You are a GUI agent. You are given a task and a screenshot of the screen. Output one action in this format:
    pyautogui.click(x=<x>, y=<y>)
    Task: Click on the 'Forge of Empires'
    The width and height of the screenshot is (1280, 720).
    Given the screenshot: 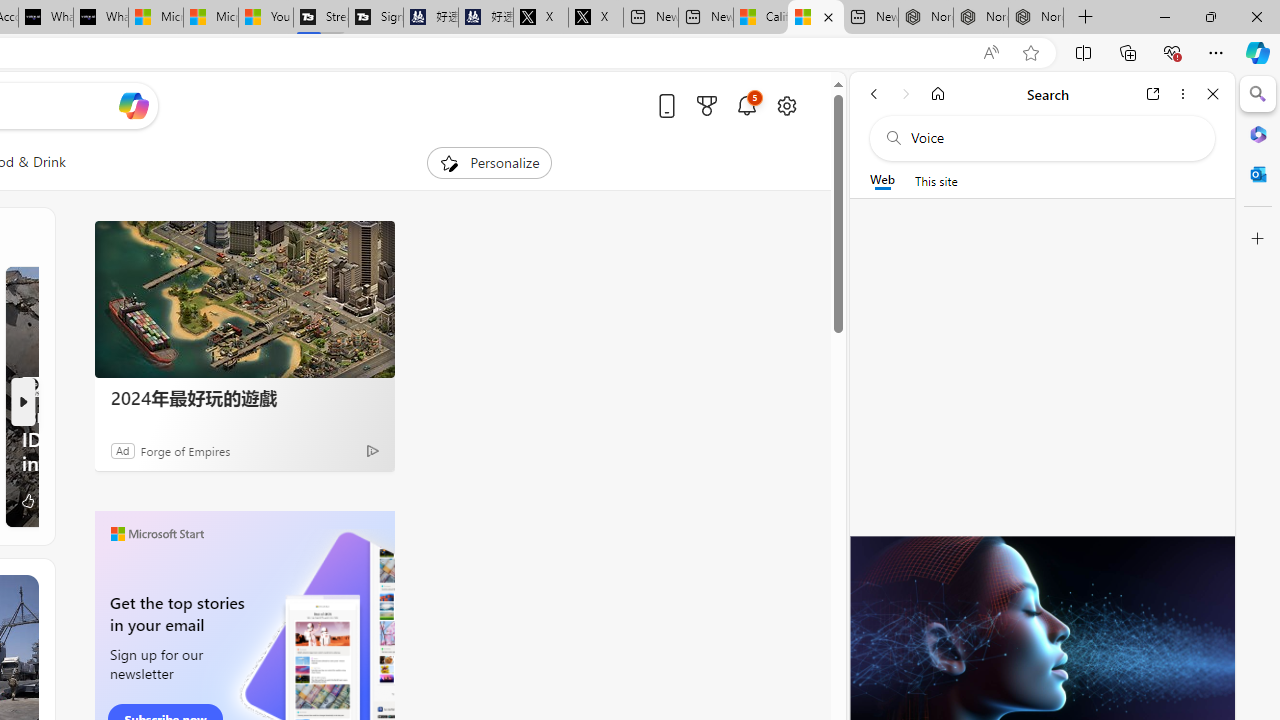 What is the action you would take?
    pyautogui.click(x=184, y=450)
    